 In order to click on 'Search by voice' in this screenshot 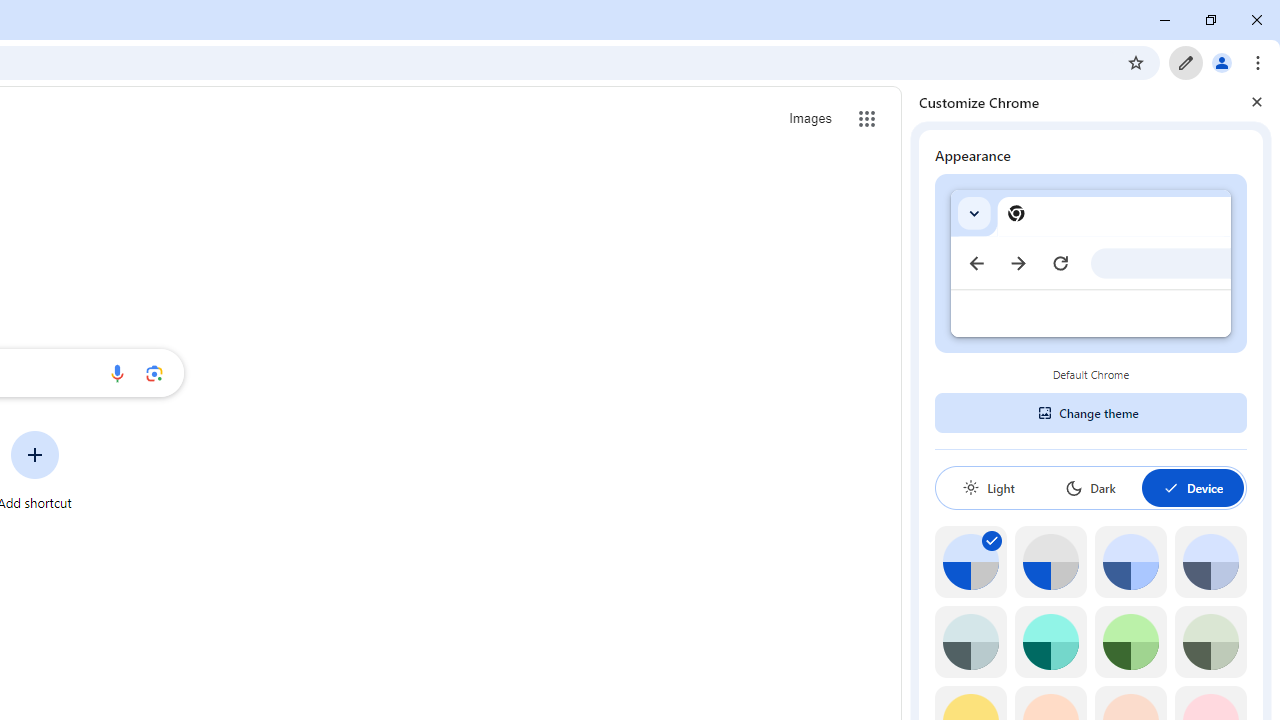, I will do `click(116, 372)`.